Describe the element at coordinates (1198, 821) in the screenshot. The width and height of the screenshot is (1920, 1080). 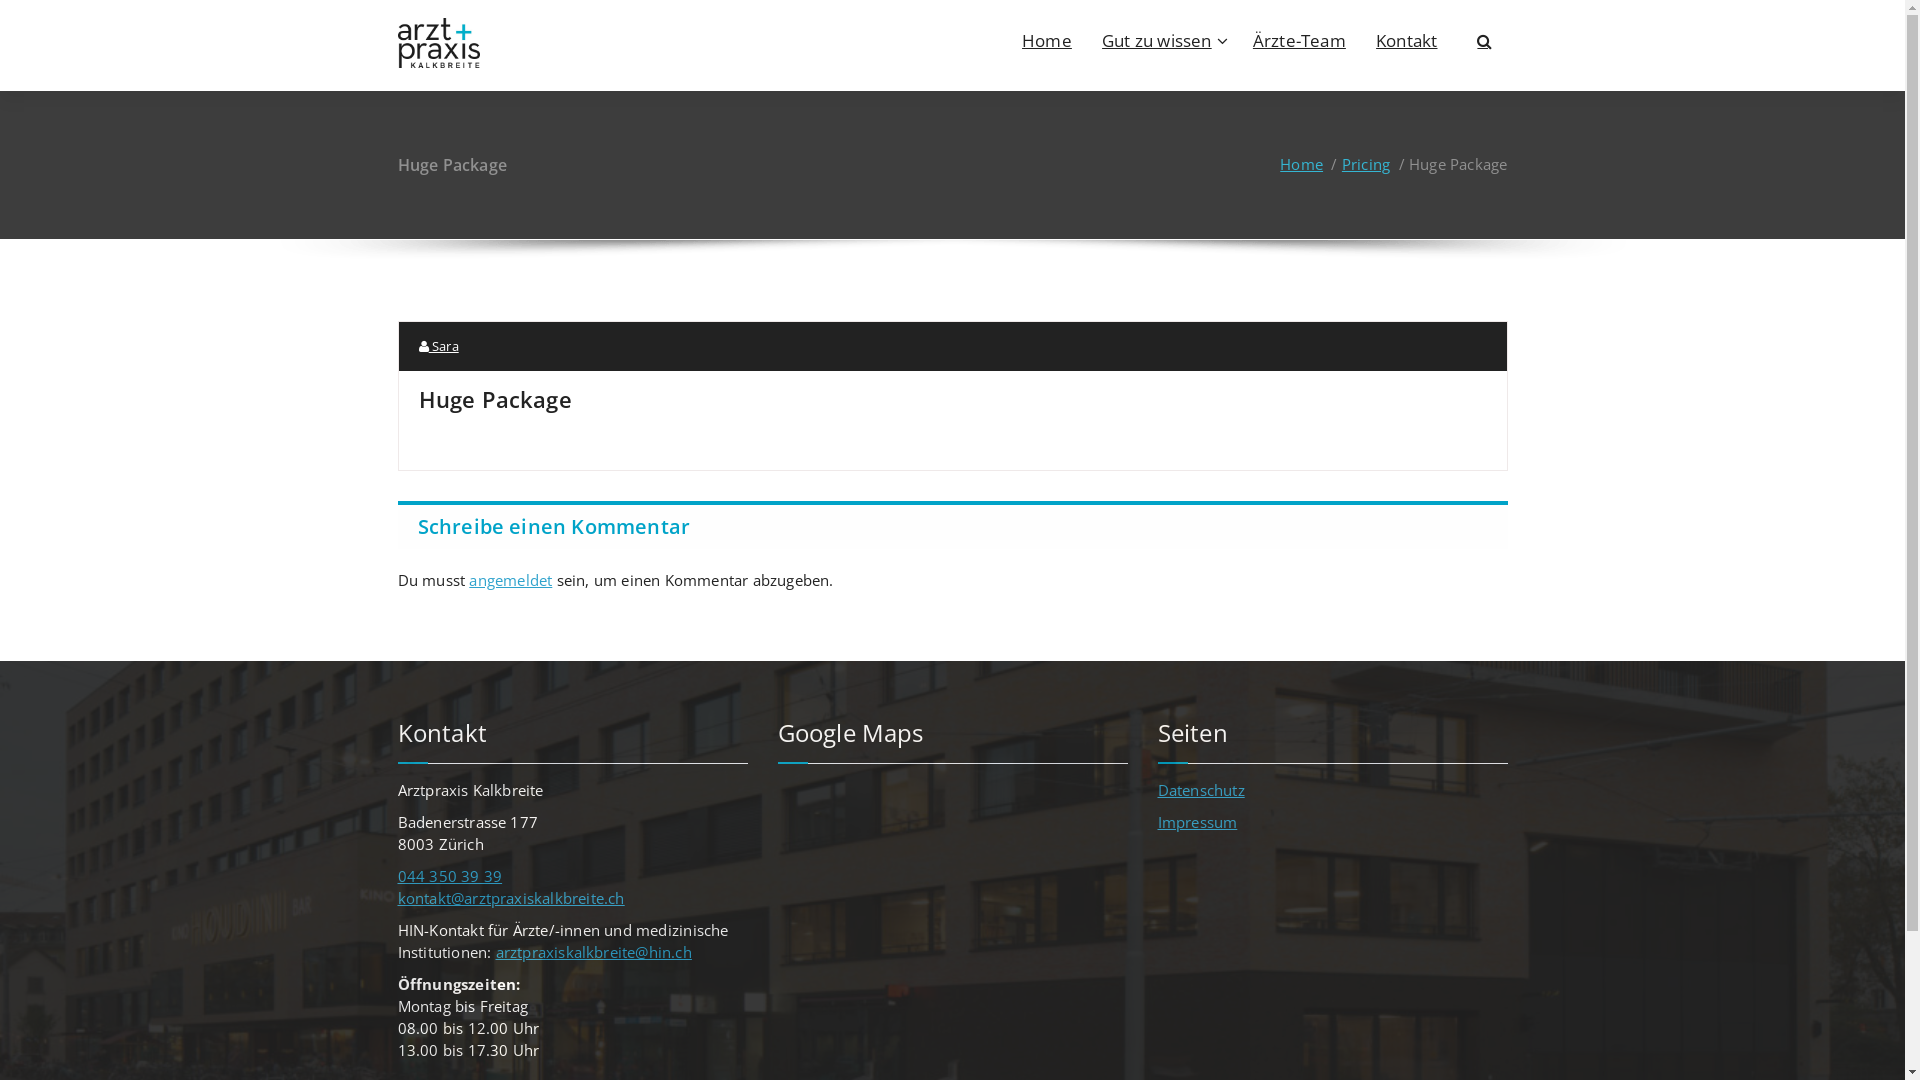
I see `'Impressum'` at that location.